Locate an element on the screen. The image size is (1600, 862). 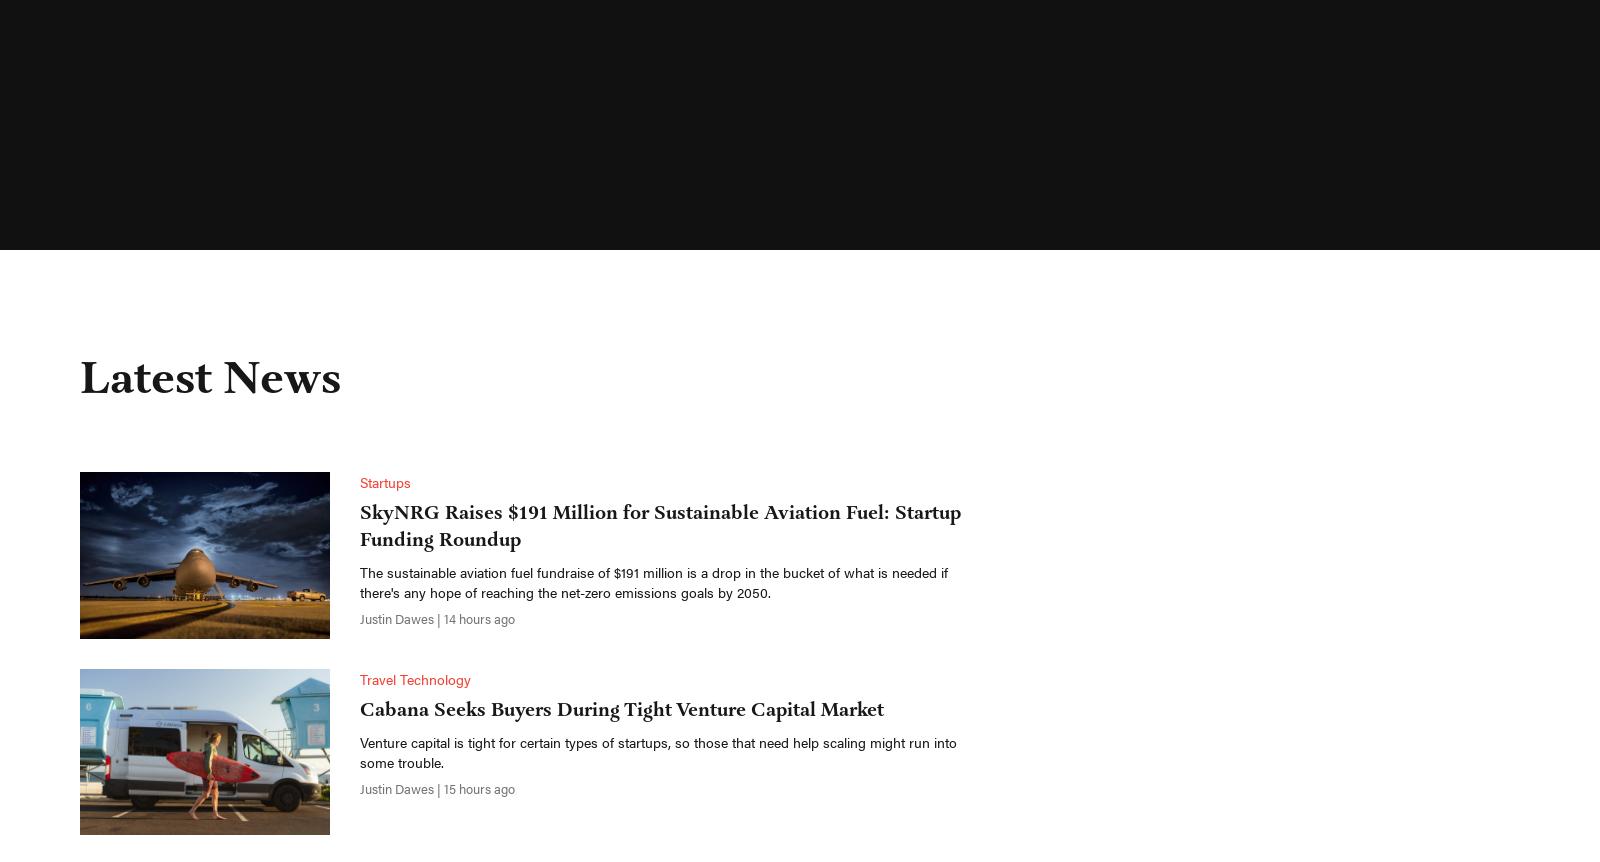
'Get Access' is located at coordinates (838, 33).